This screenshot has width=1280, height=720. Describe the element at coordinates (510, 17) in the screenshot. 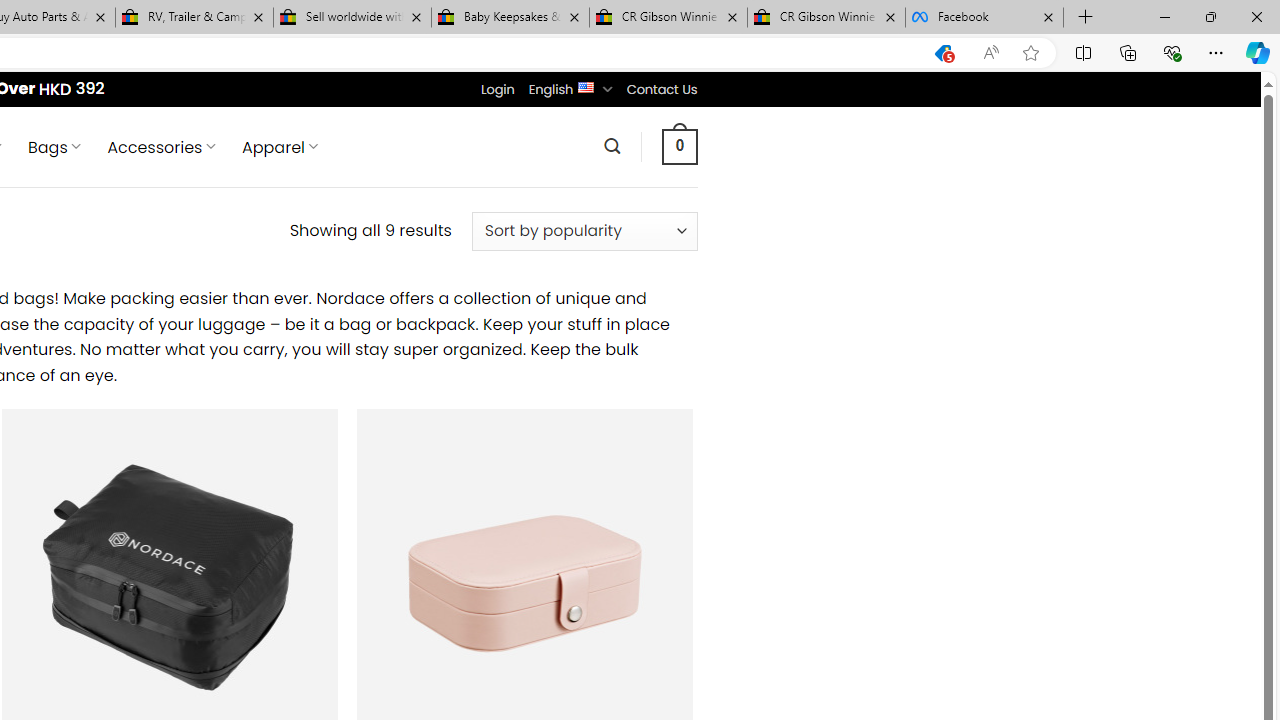

I see `'Baby Keepsakes & Announcements for sale | eBay'` at that location.